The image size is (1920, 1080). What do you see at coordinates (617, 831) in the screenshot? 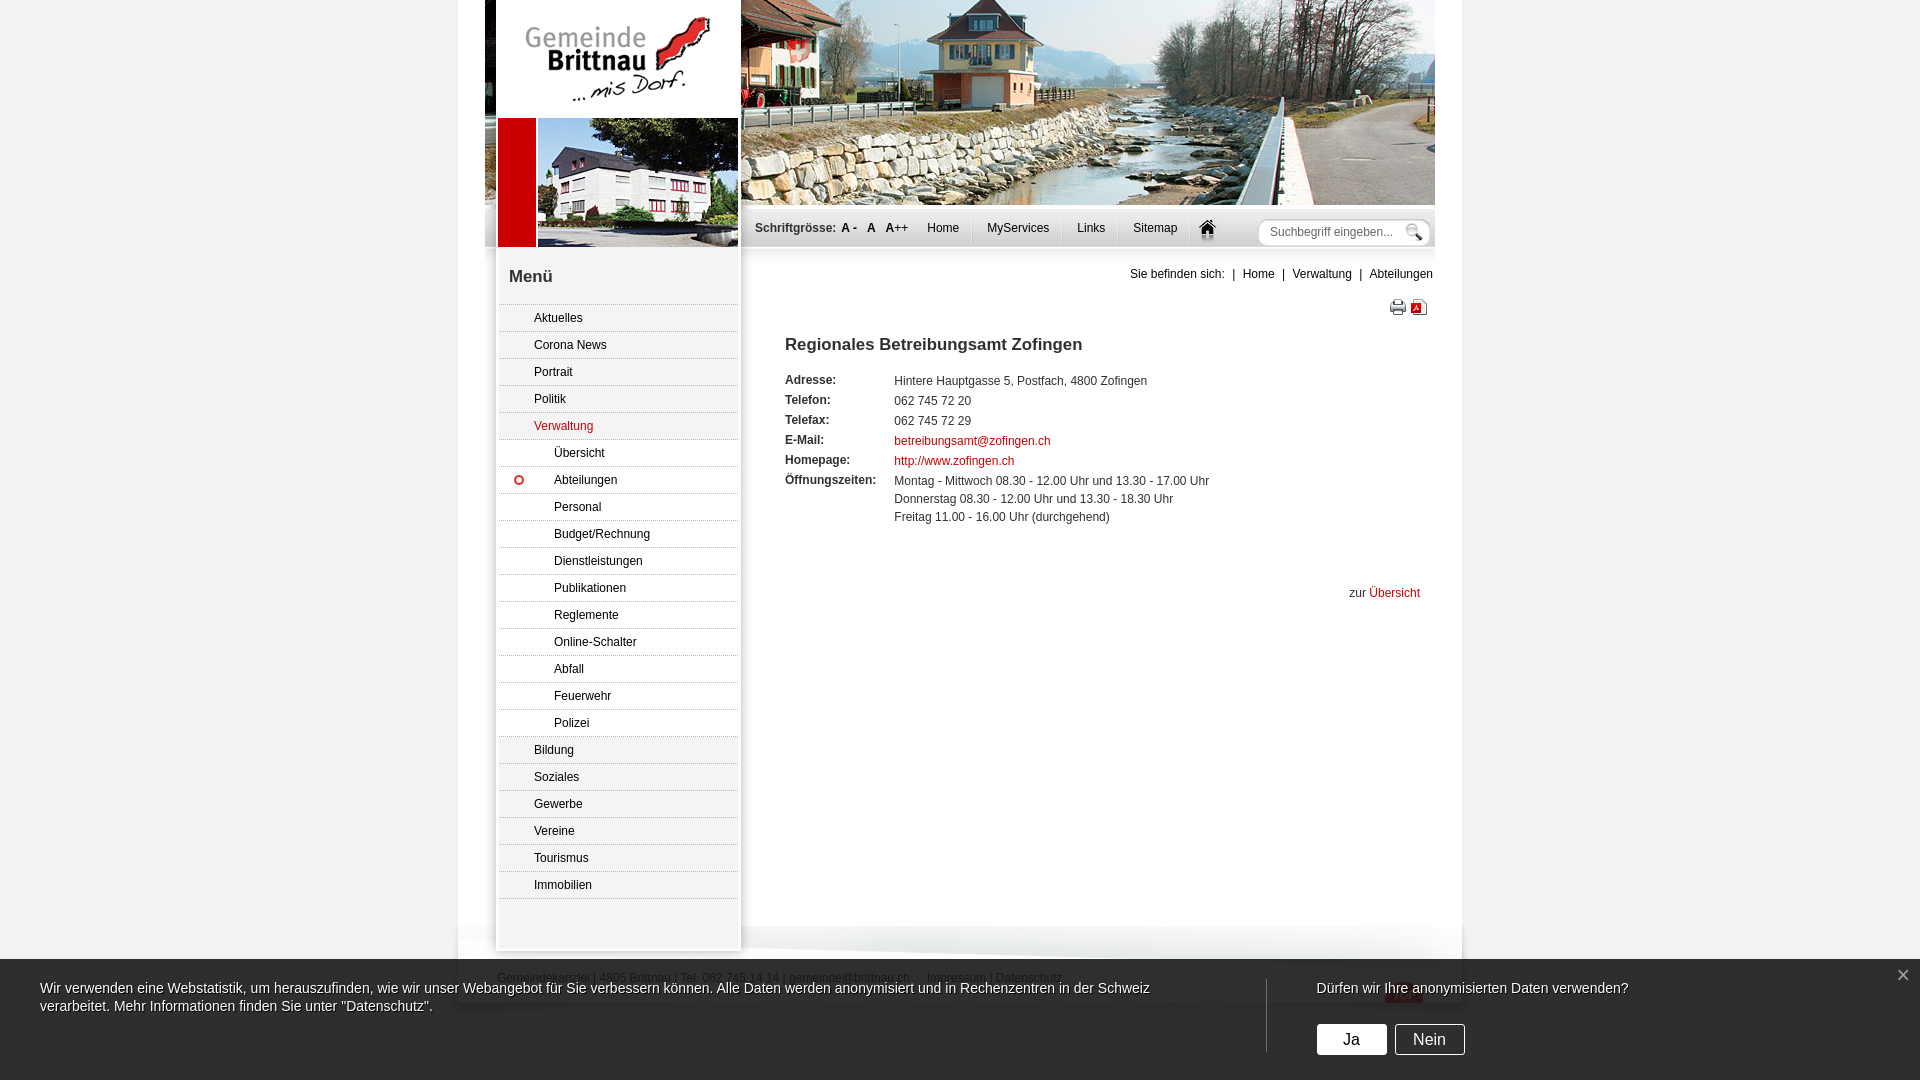
I see `'Vereine'` at bounding box center [617, 831].